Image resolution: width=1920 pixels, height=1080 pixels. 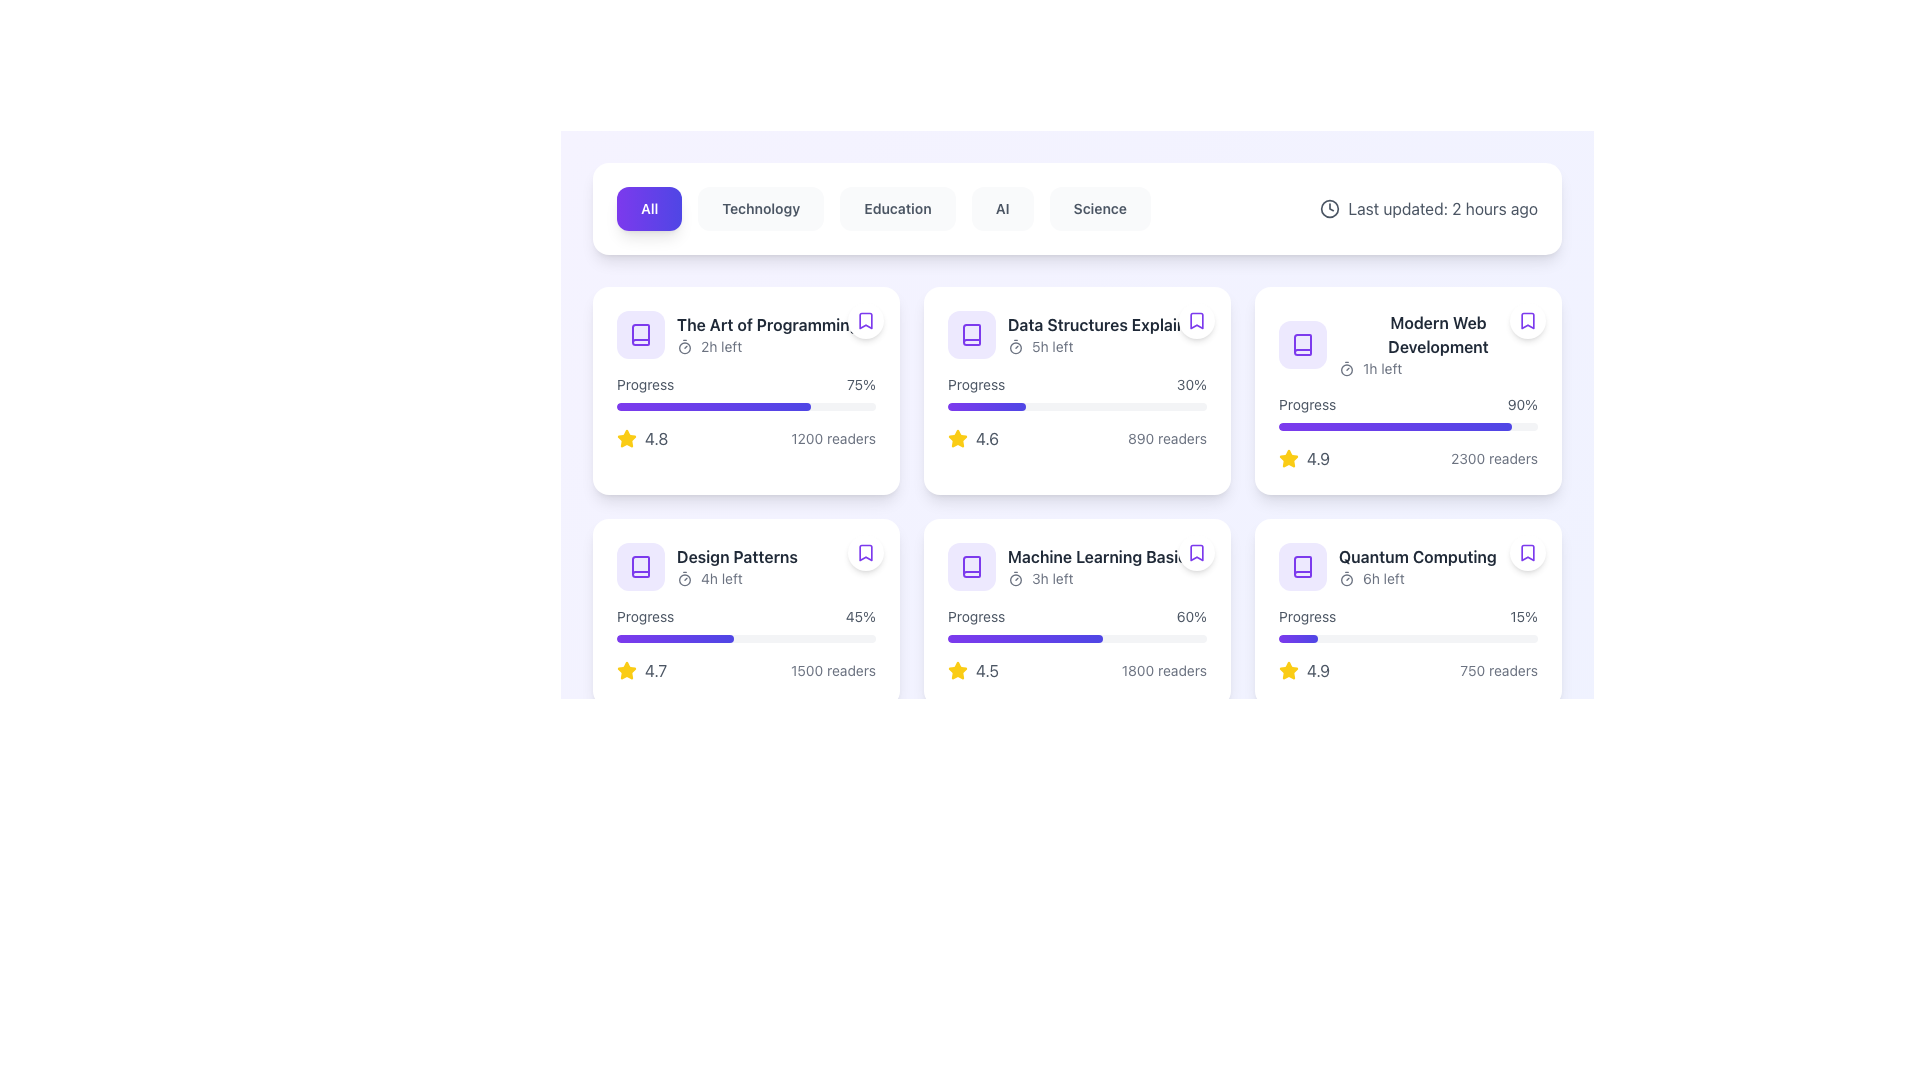 What do you see at coordinates (1076, 639) in the screenshot?
I see `the progress bar representing 60% completion for the course 'Machine Learning Basics', located within the fourth card of the grid layout in the second row` at bounding box center [1076, 639].